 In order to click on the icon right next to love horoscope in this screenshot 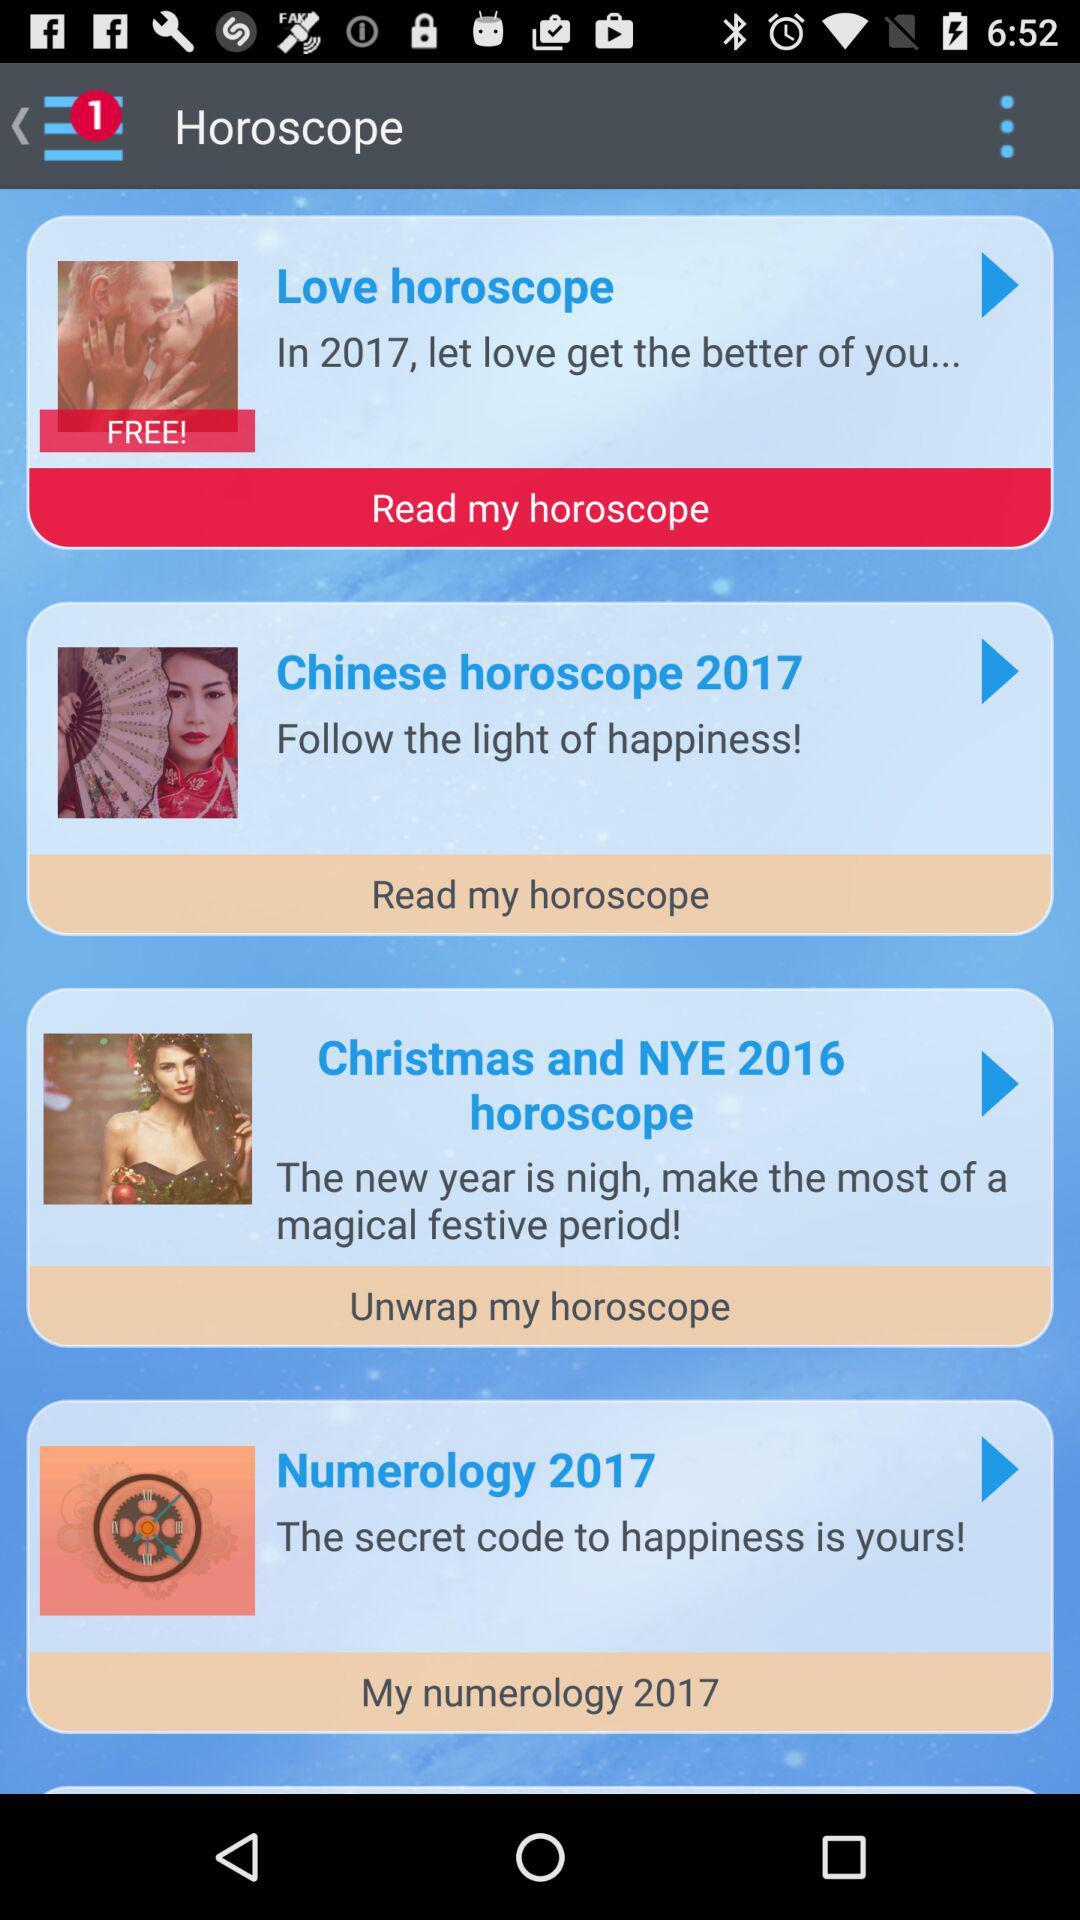, I will do `click(999, 283)`.